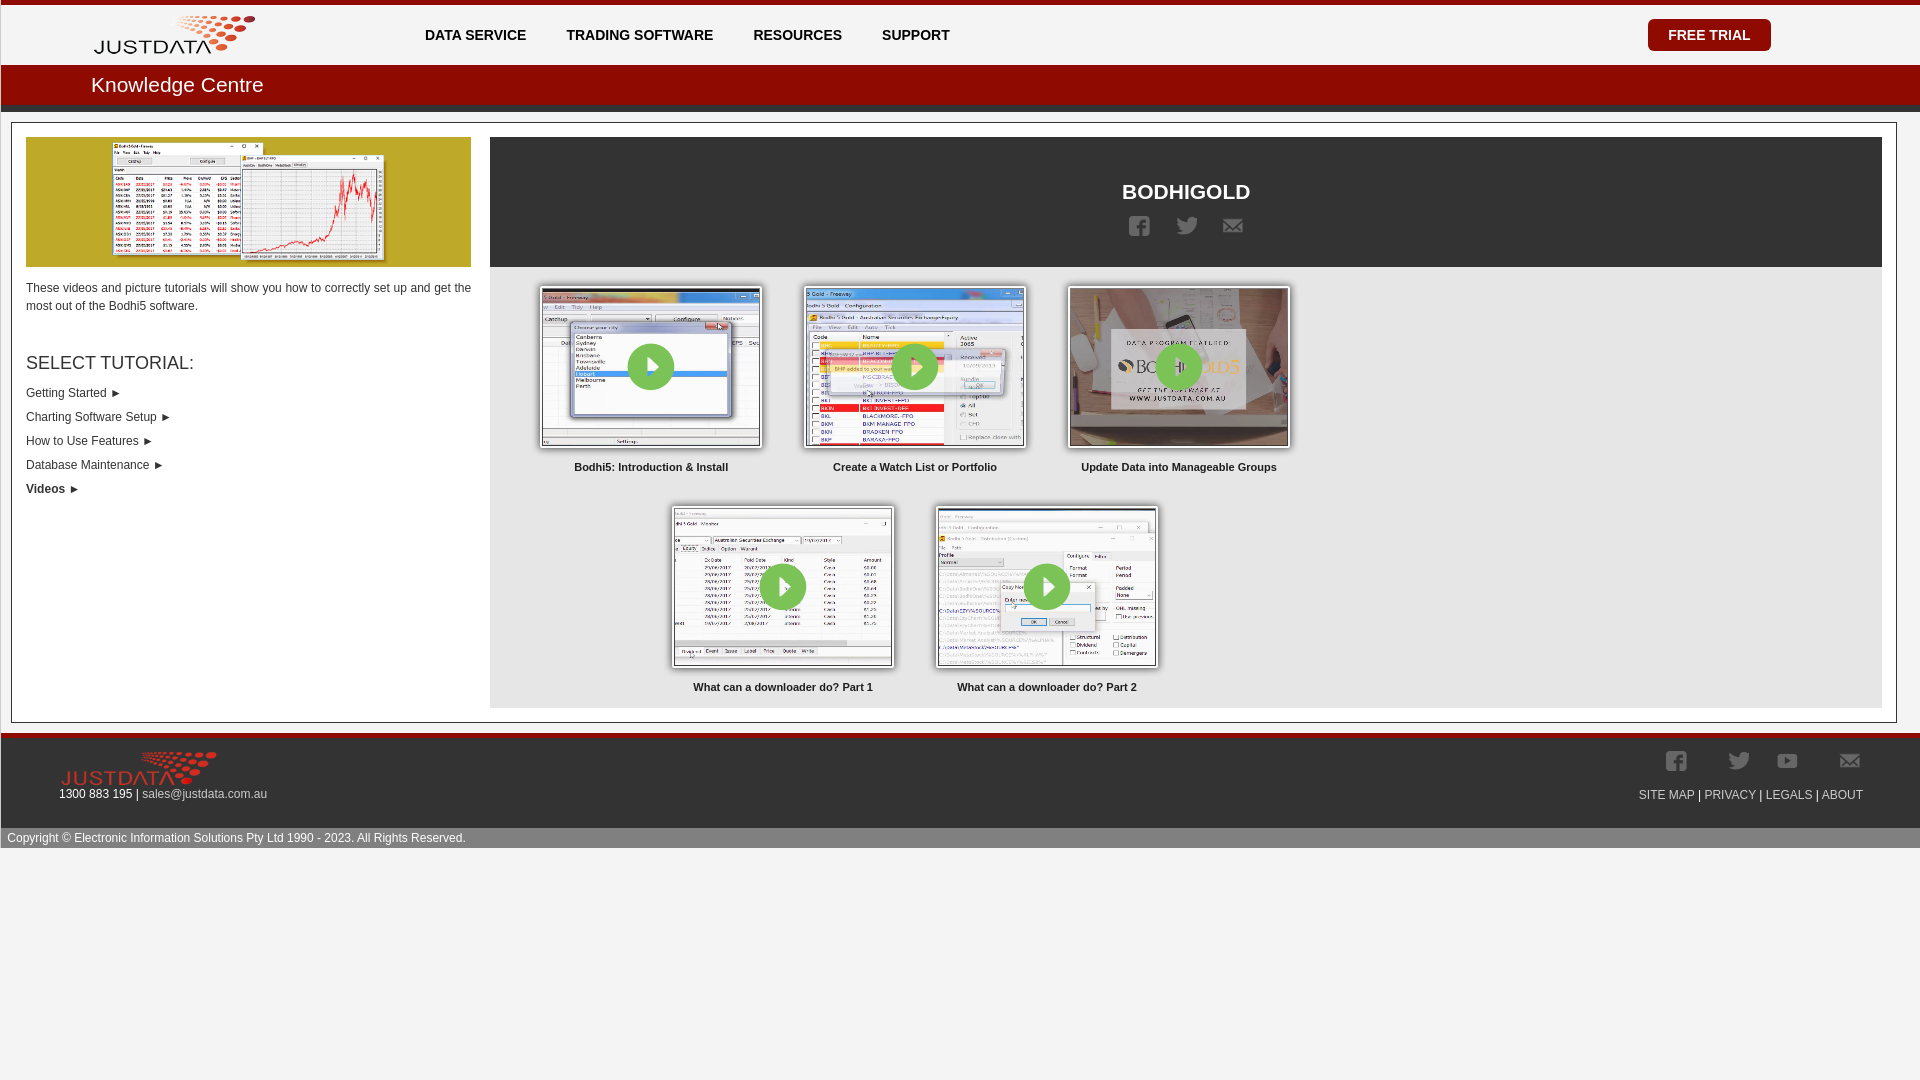 This screenshot has width=1920, height=1080. Describe the element at coordinates (1727, 760) in the screenshot. I see `'JustData's Tweets'` at that location.